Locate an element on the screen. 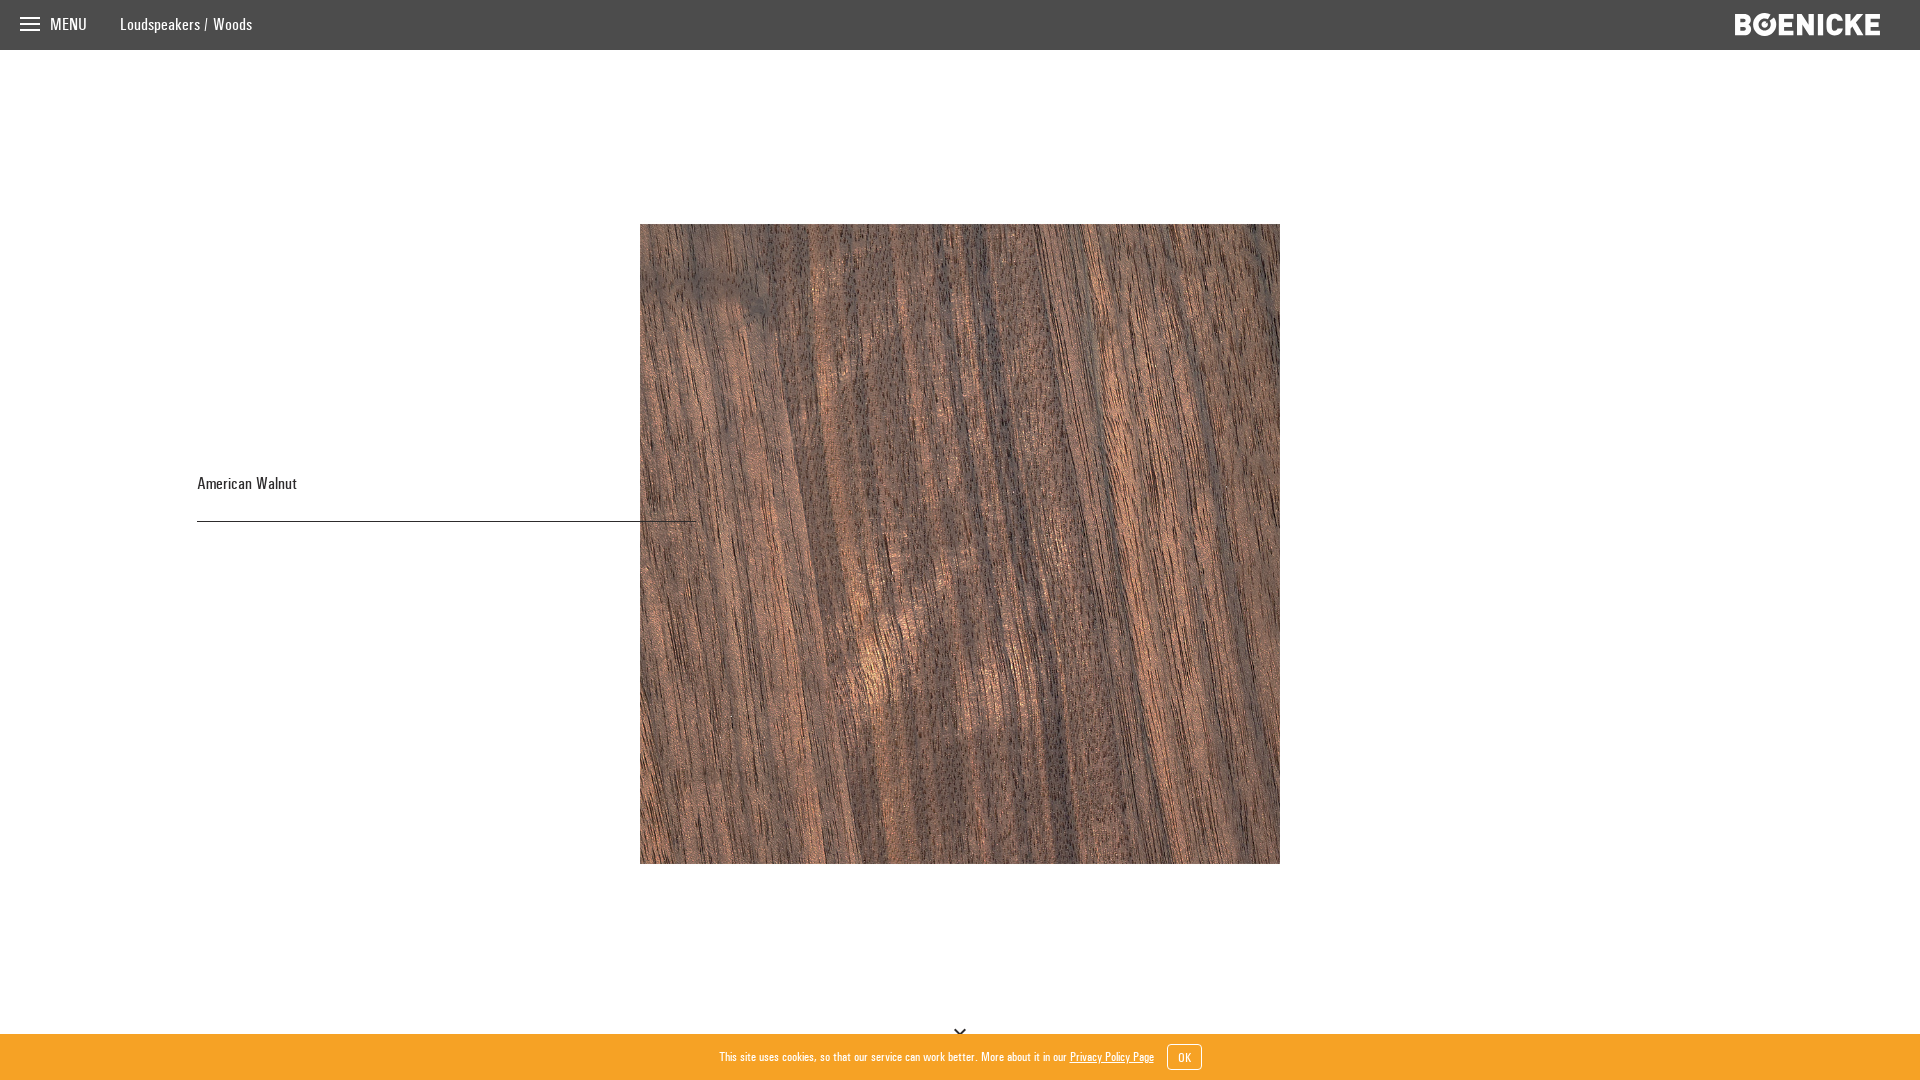 The height and width of the screenshot is (1080, 1920). 'OK' is located at coordinates (1183, 1055).